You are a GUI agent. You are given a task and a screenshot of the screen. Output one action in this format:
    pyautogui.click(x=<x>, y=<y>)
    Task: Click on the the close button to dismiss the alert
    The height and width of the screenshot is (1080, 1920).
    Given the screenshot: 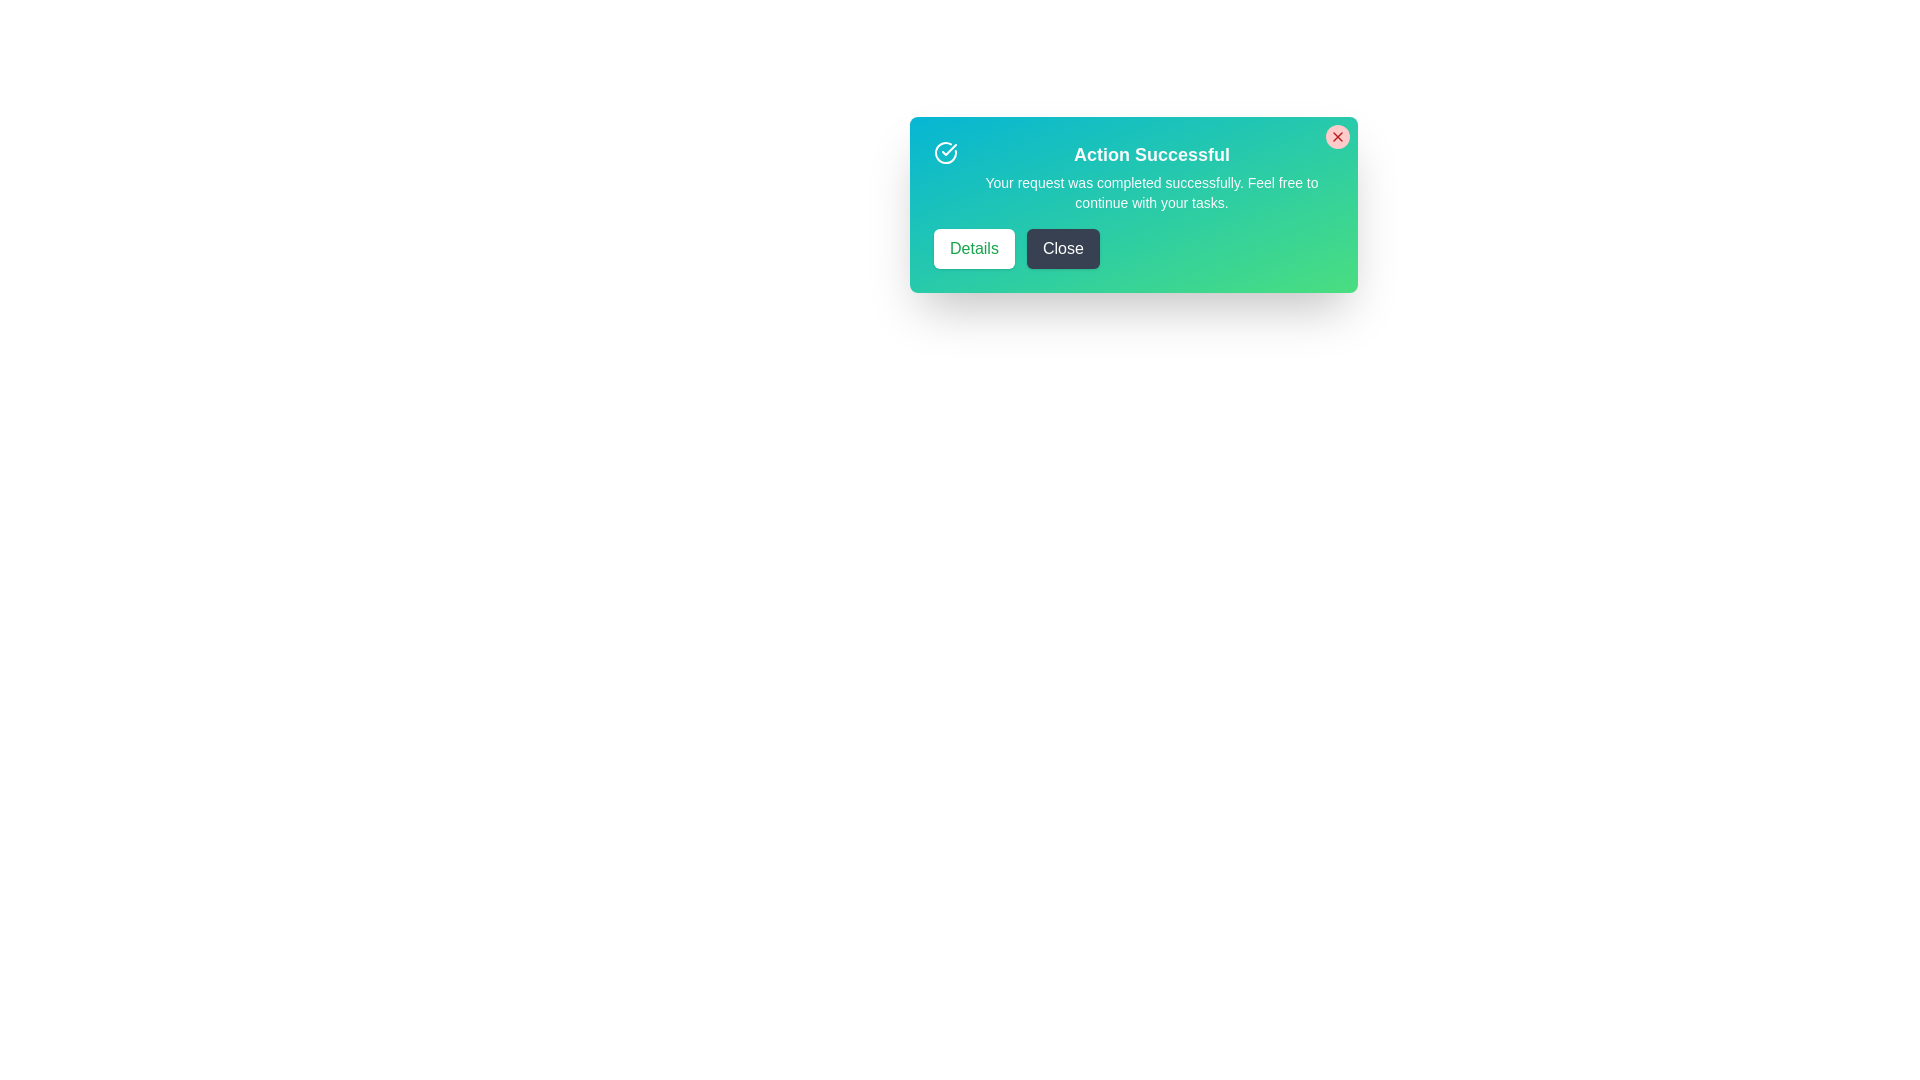 What is the action you would take?
    pyautogui.click(x=1338, y=136)
    